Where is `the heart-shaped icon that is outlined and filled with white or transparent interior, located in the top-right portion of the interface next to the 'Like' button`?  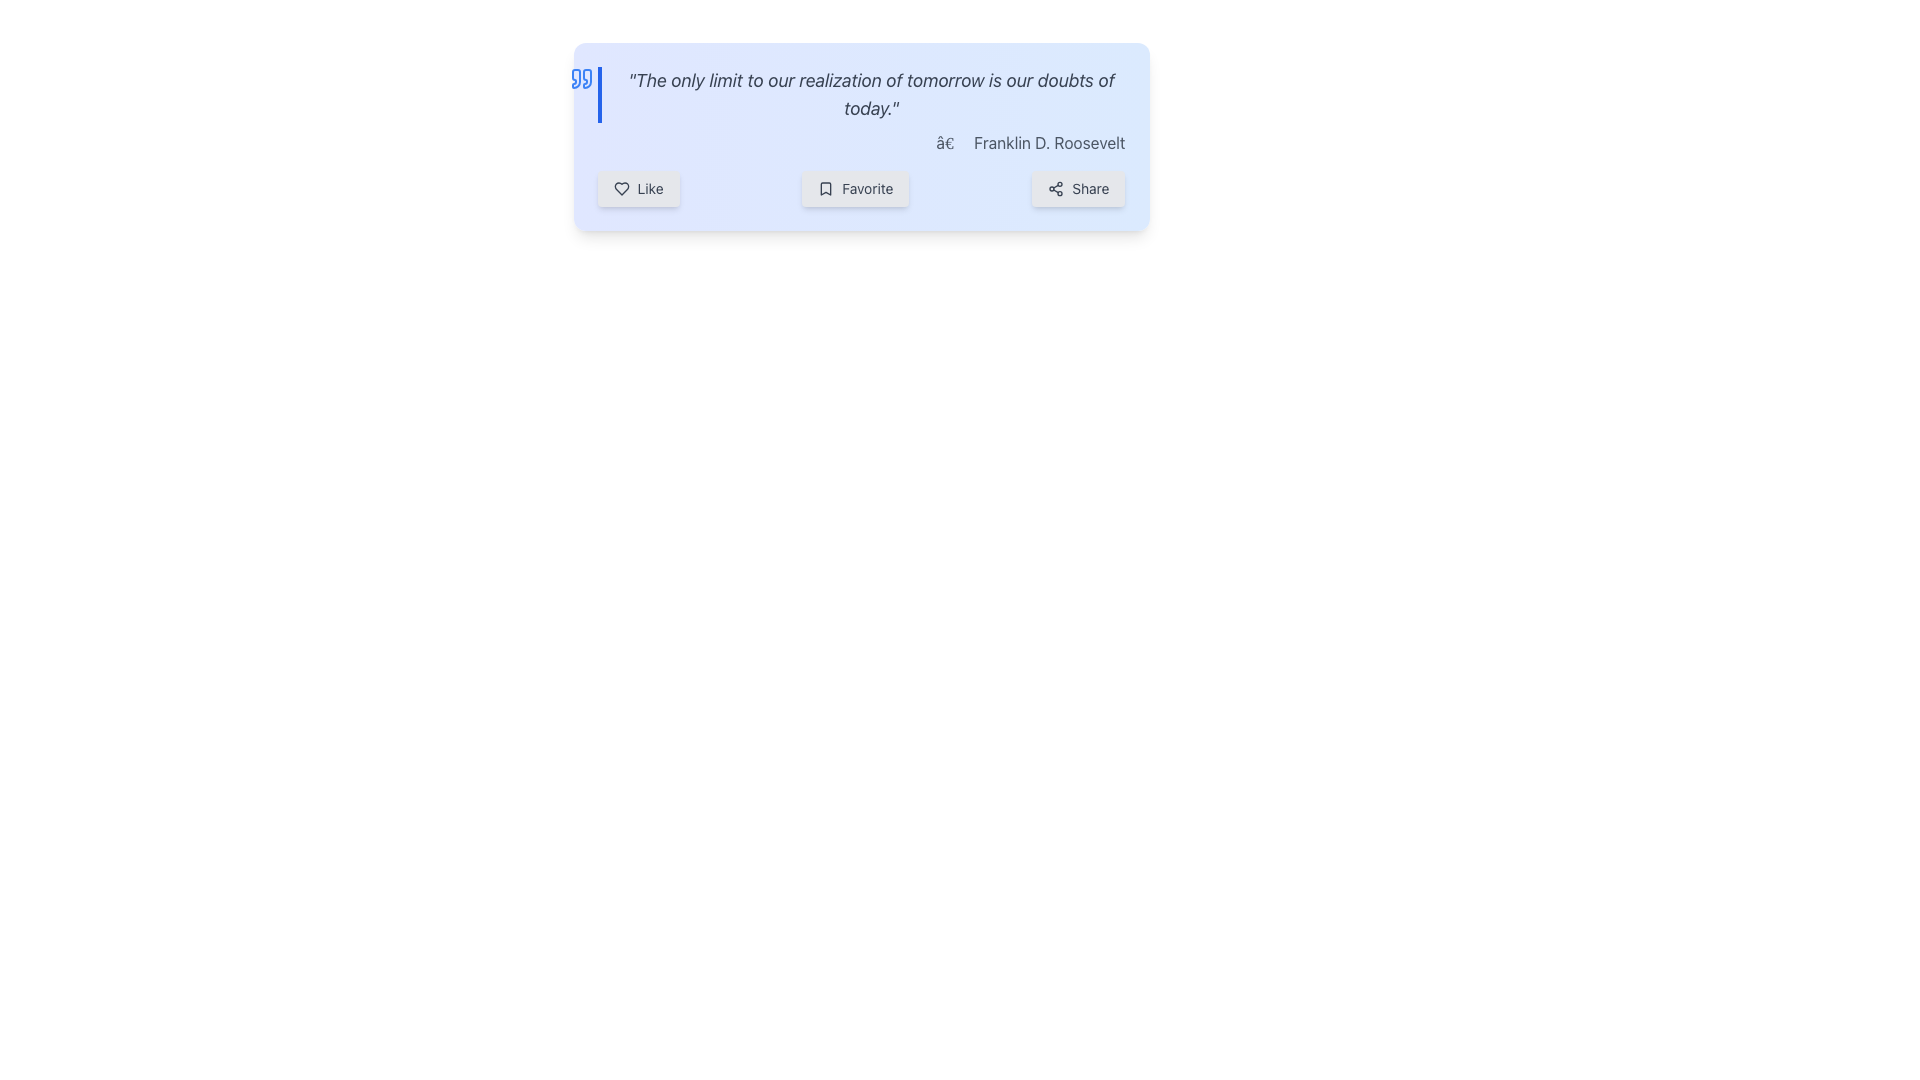
the heart-shaped icon that is outlined and filled with white or transparent interior, located in the top-right portion of the interface next to the 'Like' button is located at coordinates (620, 189).